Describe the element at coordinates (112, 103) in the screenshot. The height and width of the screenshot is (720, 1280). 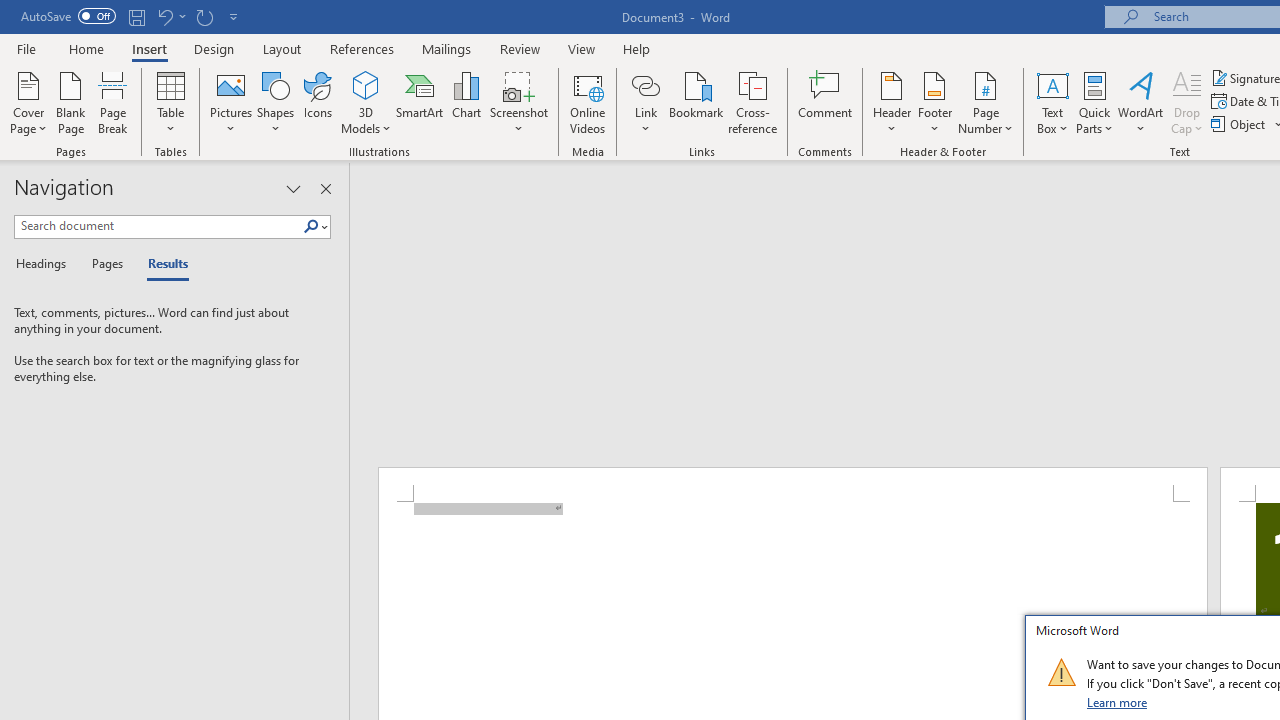
I see `'Page Break'` at that location.